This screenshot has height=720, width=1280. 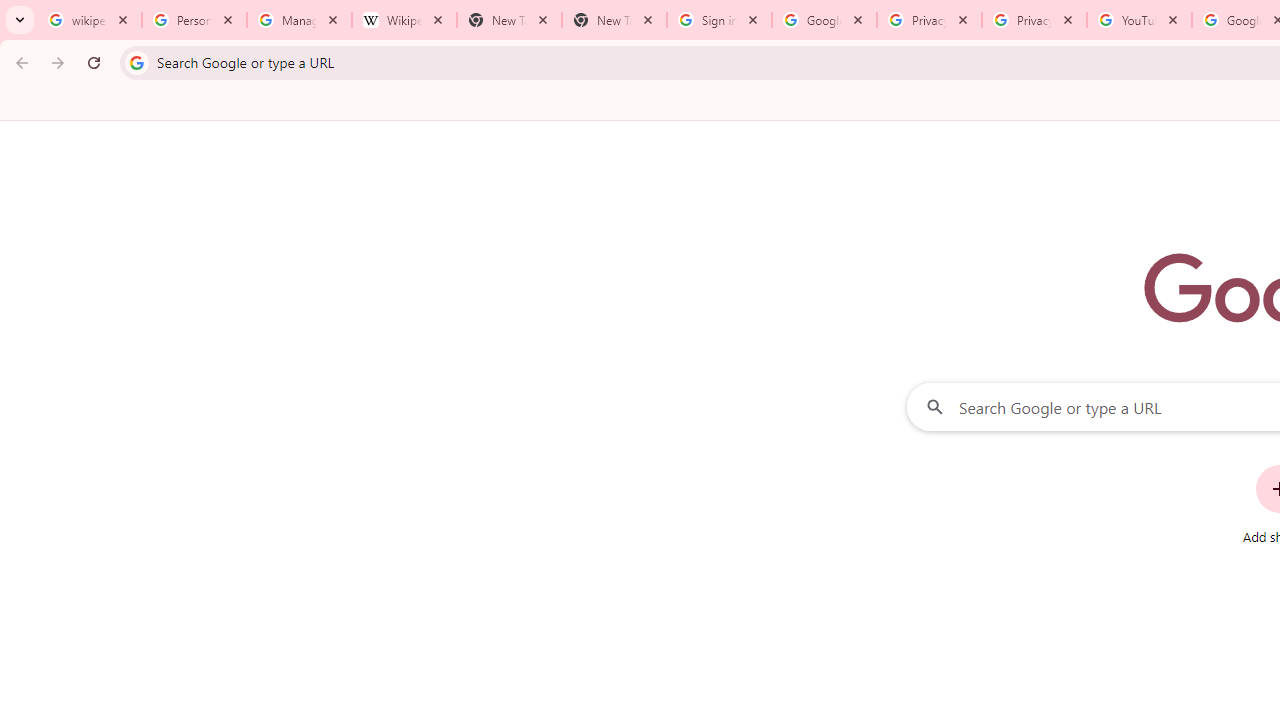 I want to click on 'Forward', so click(x=58, y=61).